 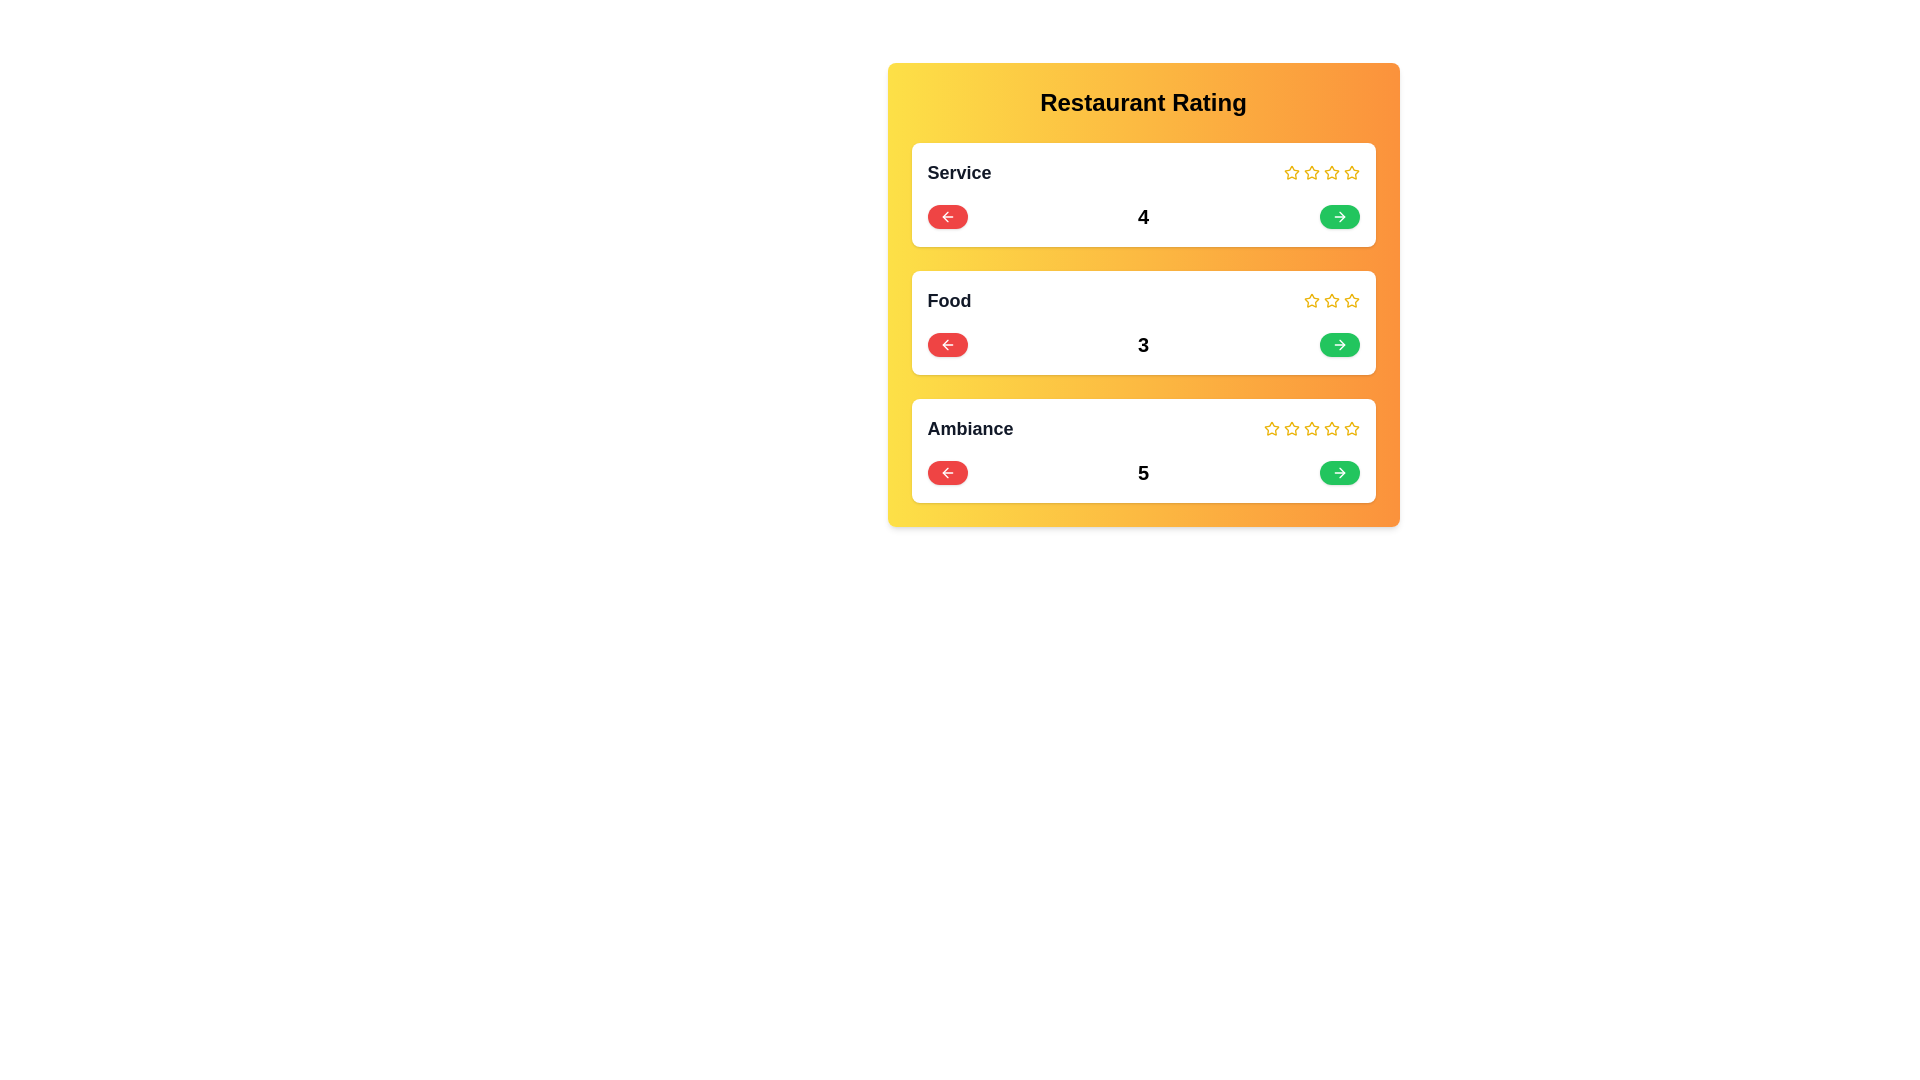 What do you see at coordinates (1270, 427) in the screenshot?
I see `the second star from the left in the row of five stars located in the 'Ambiance' rating section` at bounding box center [1270, 427].